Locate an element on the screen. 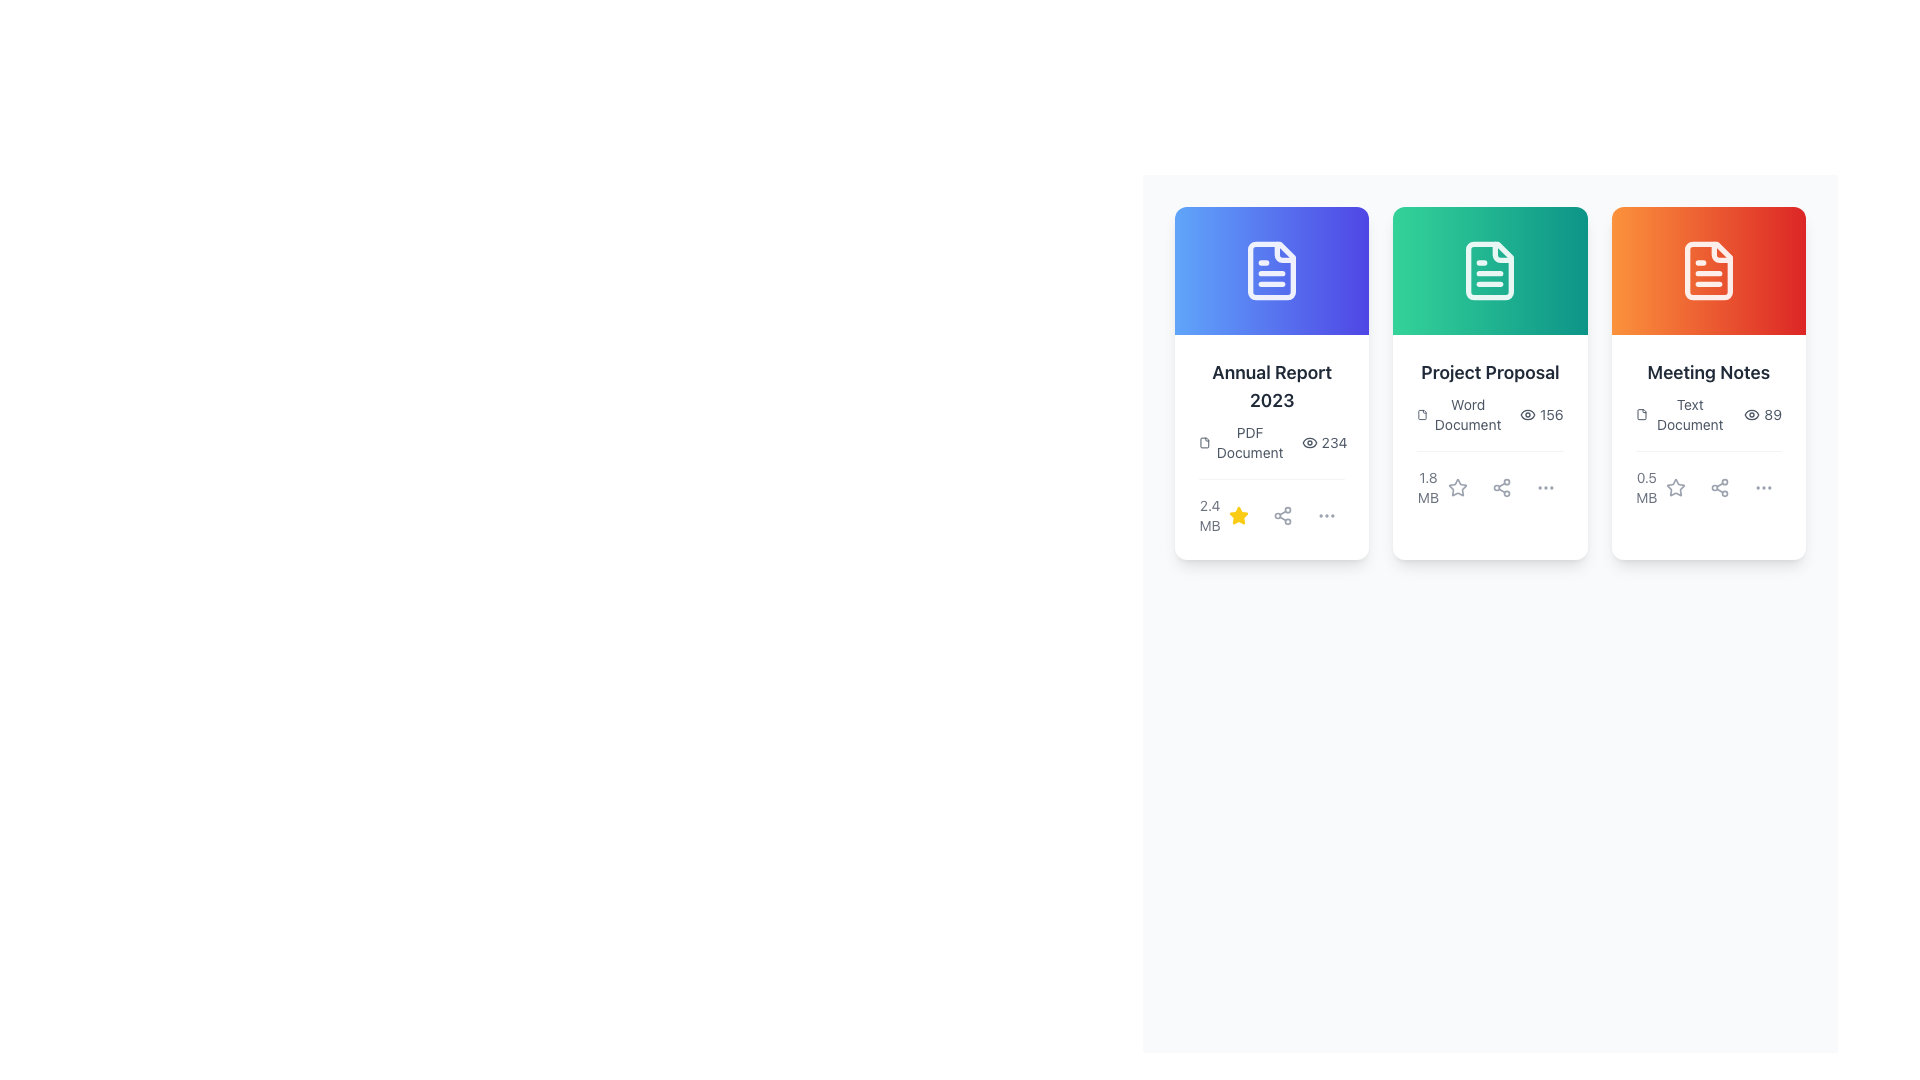  the decorative PDF icon located in the upper-left corner of the 'Annual Report 2023' informational card, adjacent to the text 'PDF Document' is located at coordinates (1203, 442).